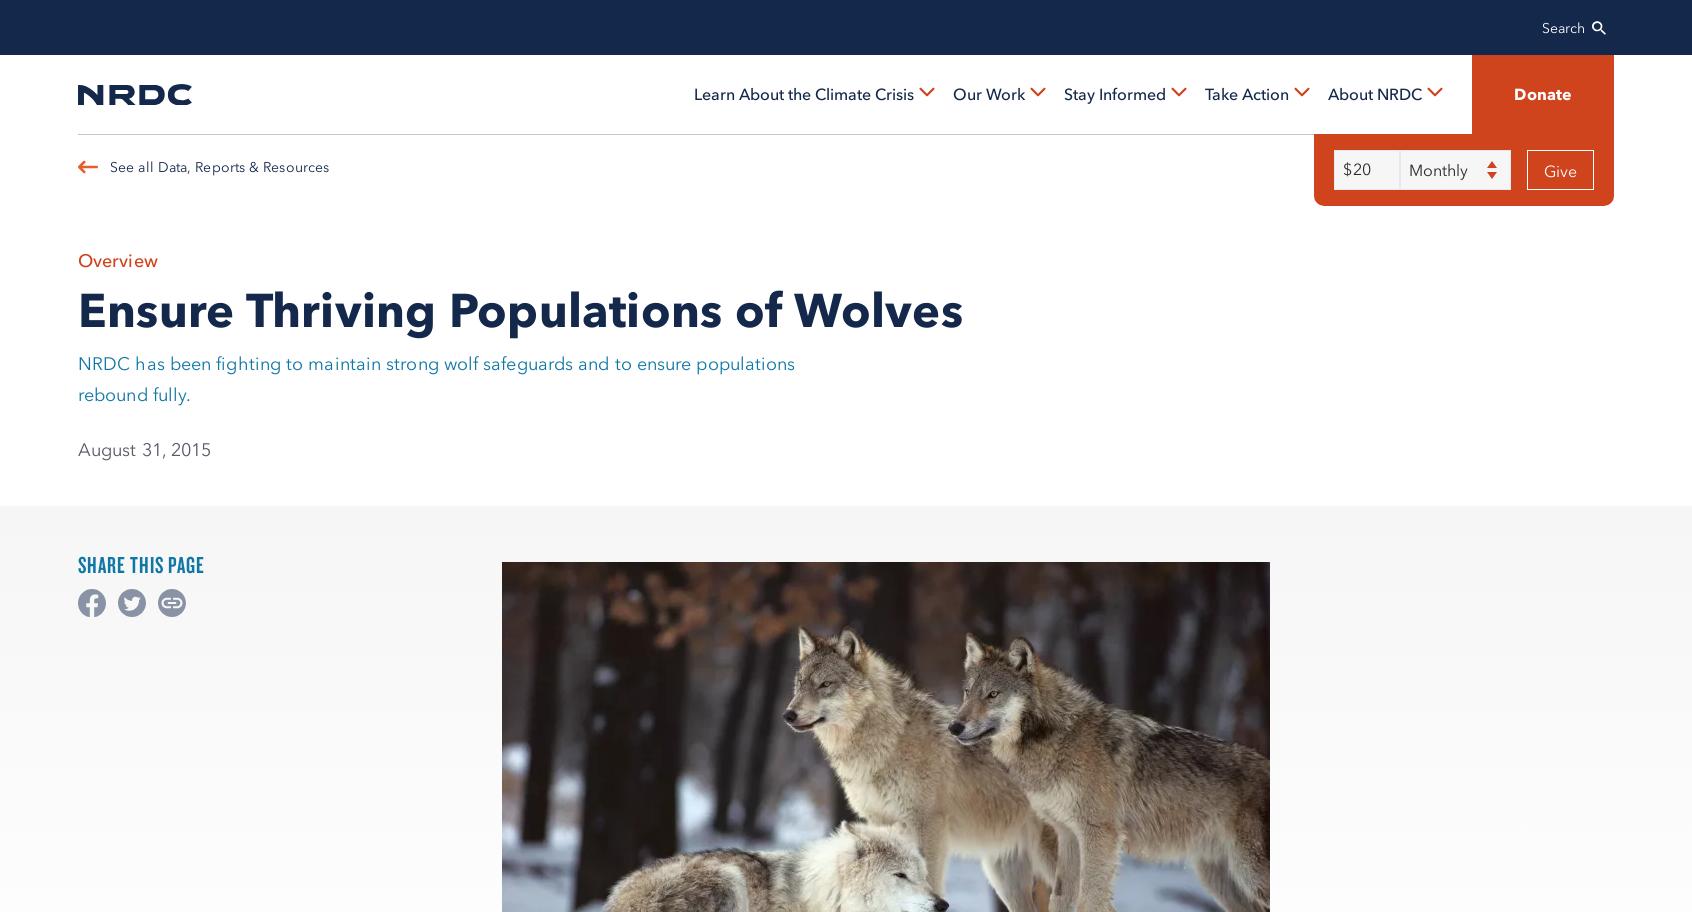  What do you see at coordinates (694, 94) in the screenshot?
I see `'Learn About the Climate Crisis'` at bounding box center [694, 94].